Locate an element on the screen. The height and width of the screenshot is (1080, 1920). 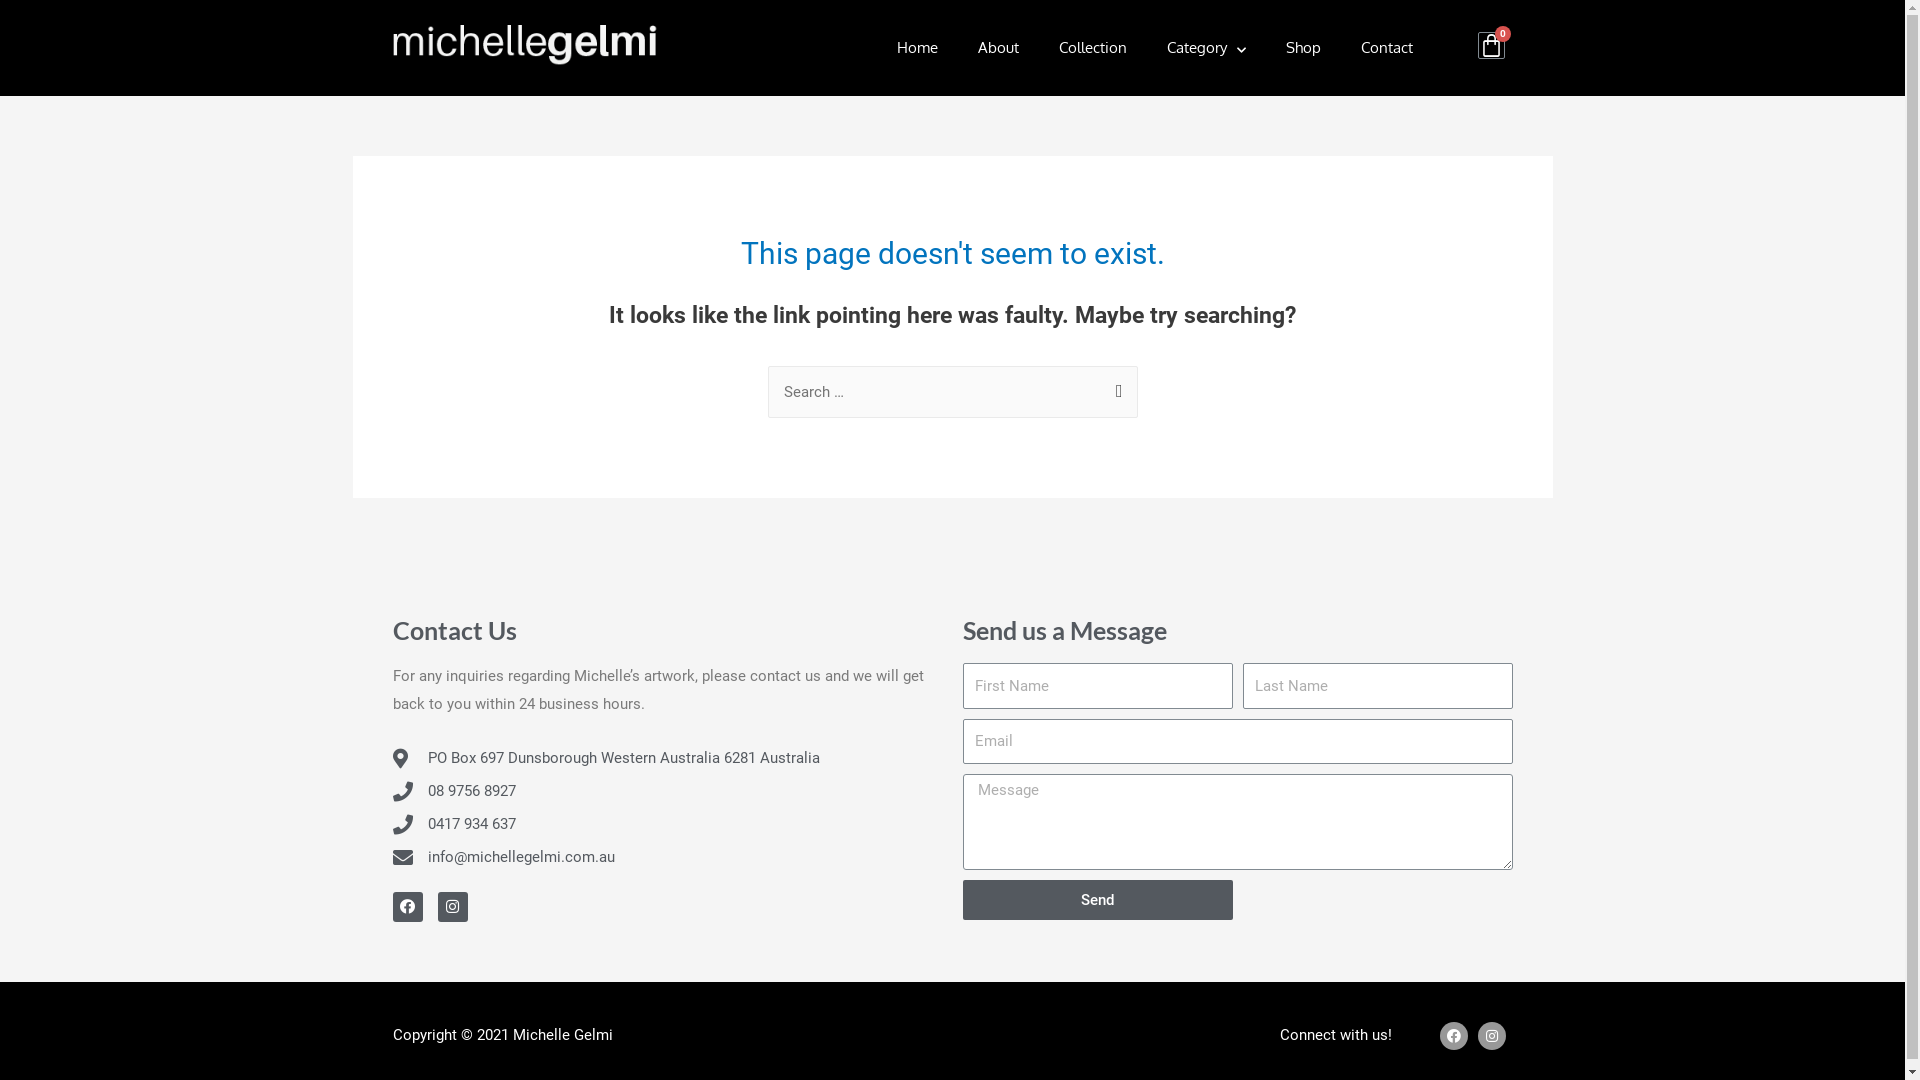
'Home' is located at coordinates (916, 46).